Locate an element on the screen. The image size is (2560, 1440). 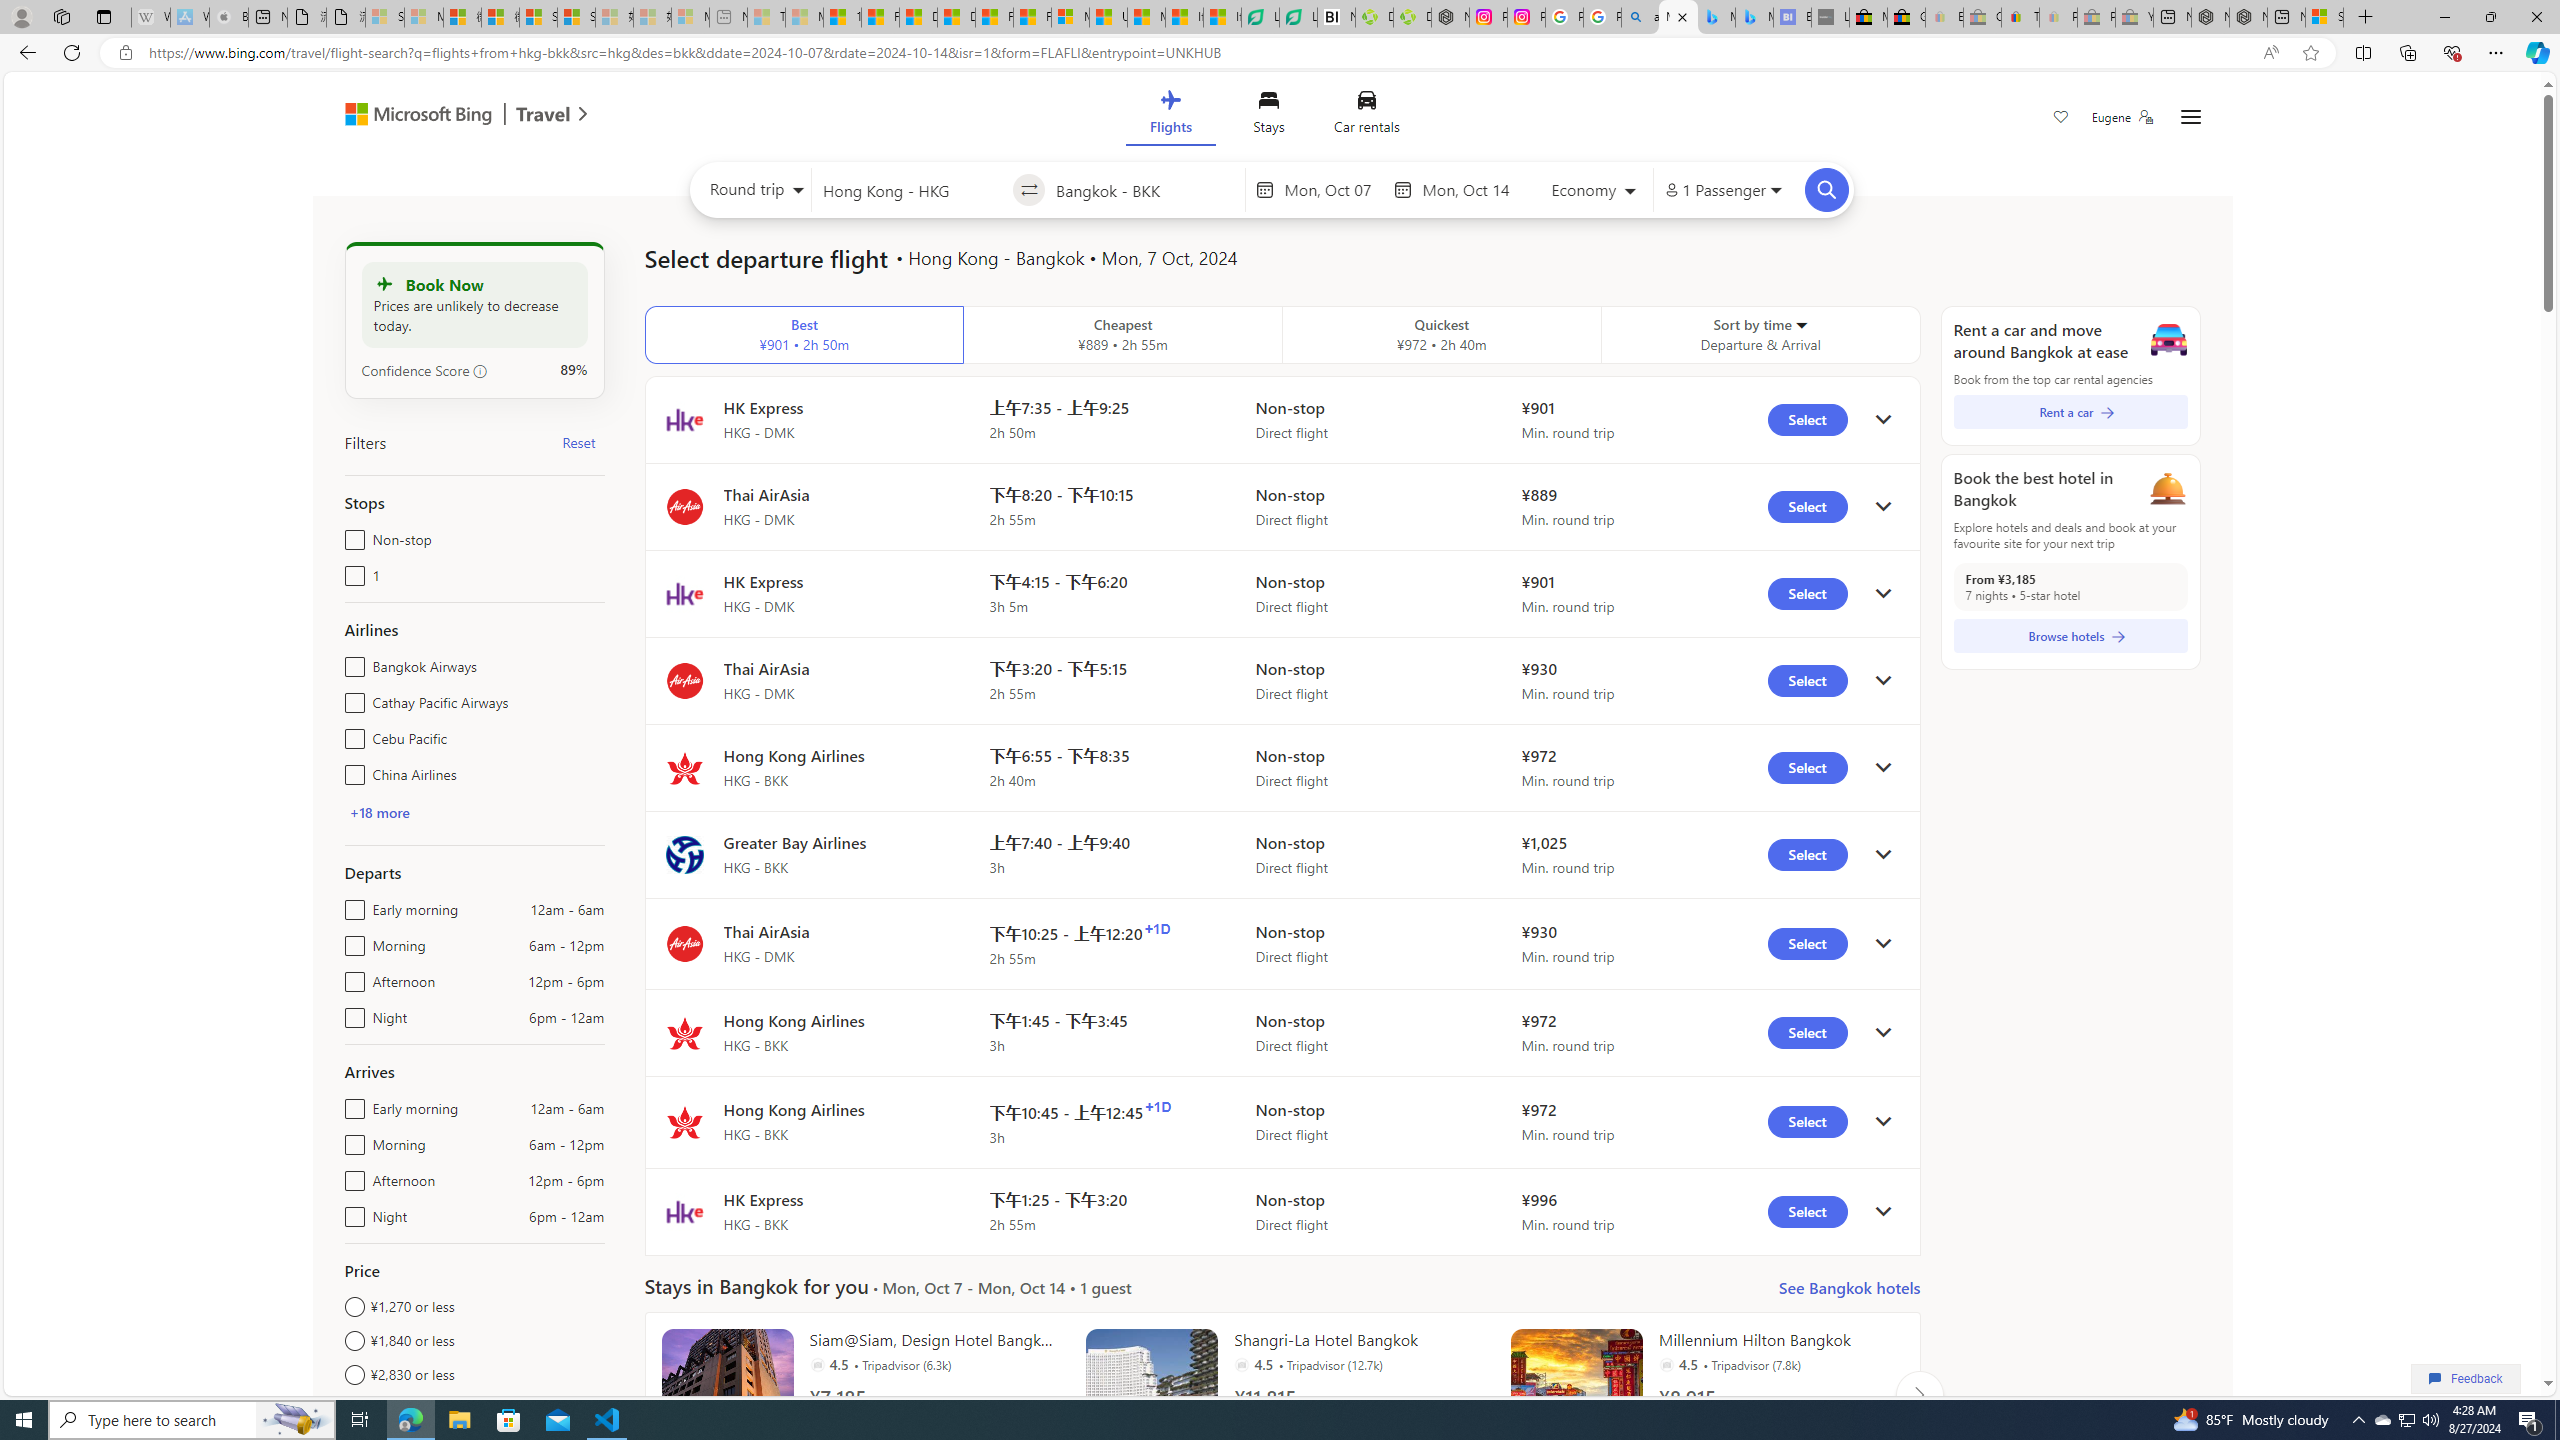
'Bangkok Airways' is located at coordinates (350, 662).